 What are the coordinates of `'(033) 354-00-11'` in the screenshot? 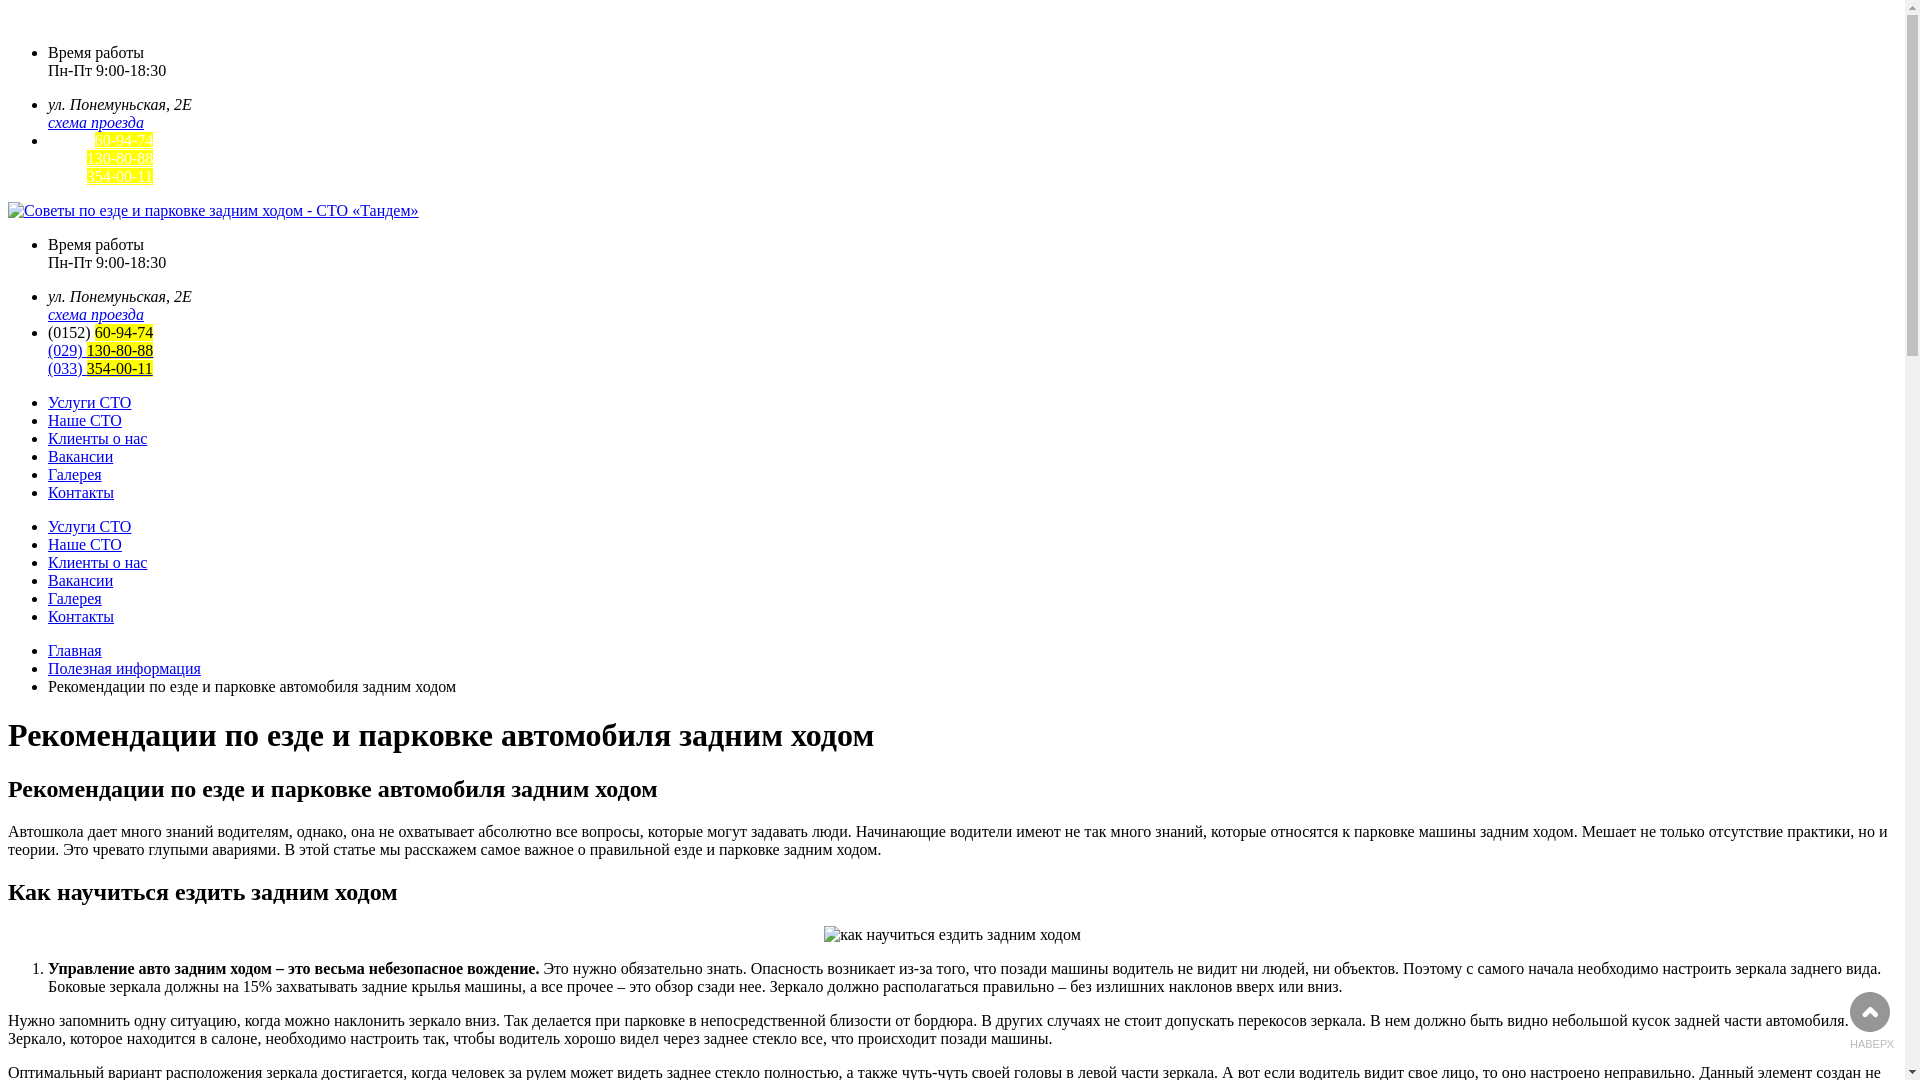 It's located at (99, 368).